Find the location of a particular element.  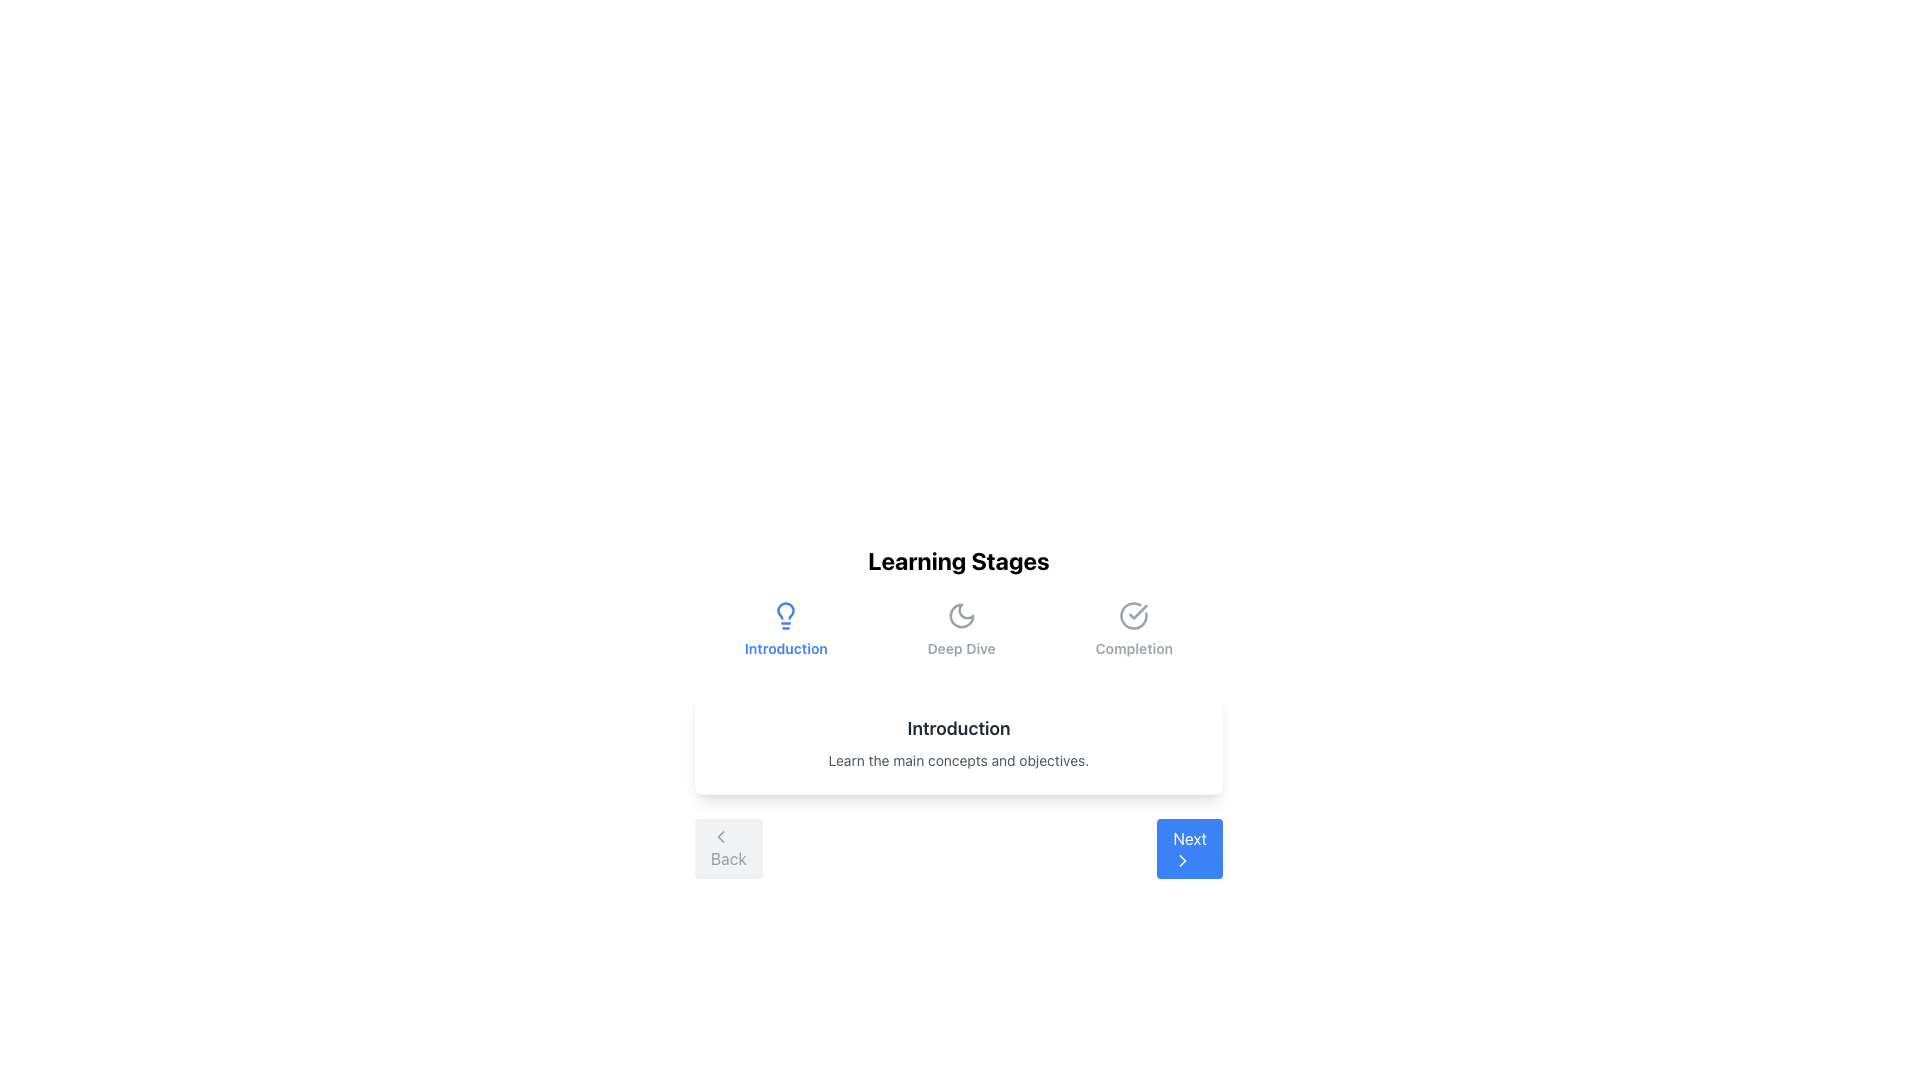

the Text Label that provides a clarifying subtitle or descriptive context regarding the main objectives of the 'Introduction' section, located directly below another text element reading 'Introduction' is located at coordinates (958, 760).